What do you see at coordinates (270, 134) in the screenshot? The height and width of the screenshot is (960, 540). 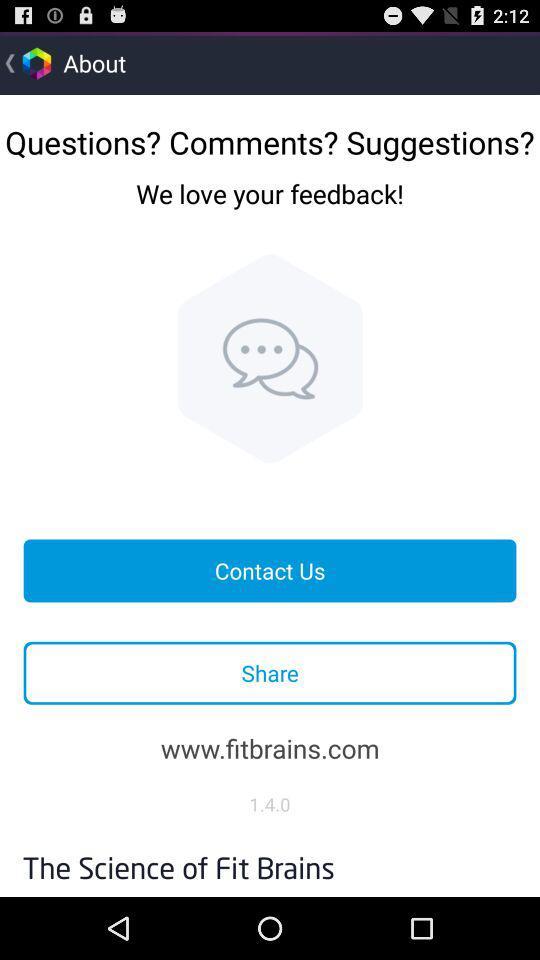 I see `questions? comments? suggestions? item` at bounding box center [270, 134].